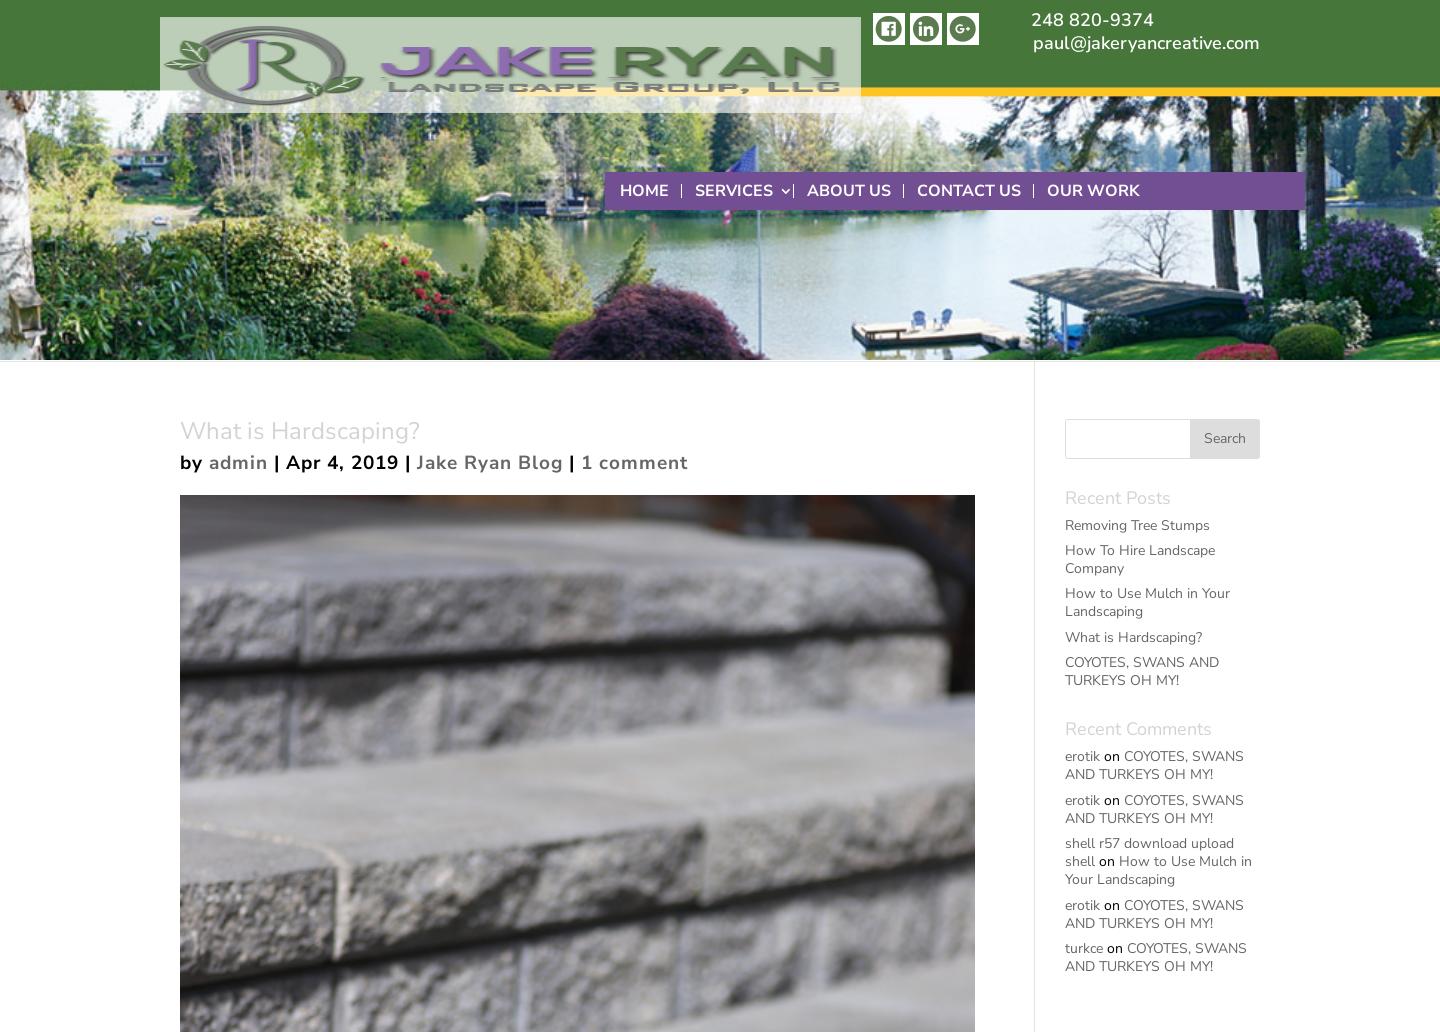  I want to click on '248 820-9374', so click(1031, 20).